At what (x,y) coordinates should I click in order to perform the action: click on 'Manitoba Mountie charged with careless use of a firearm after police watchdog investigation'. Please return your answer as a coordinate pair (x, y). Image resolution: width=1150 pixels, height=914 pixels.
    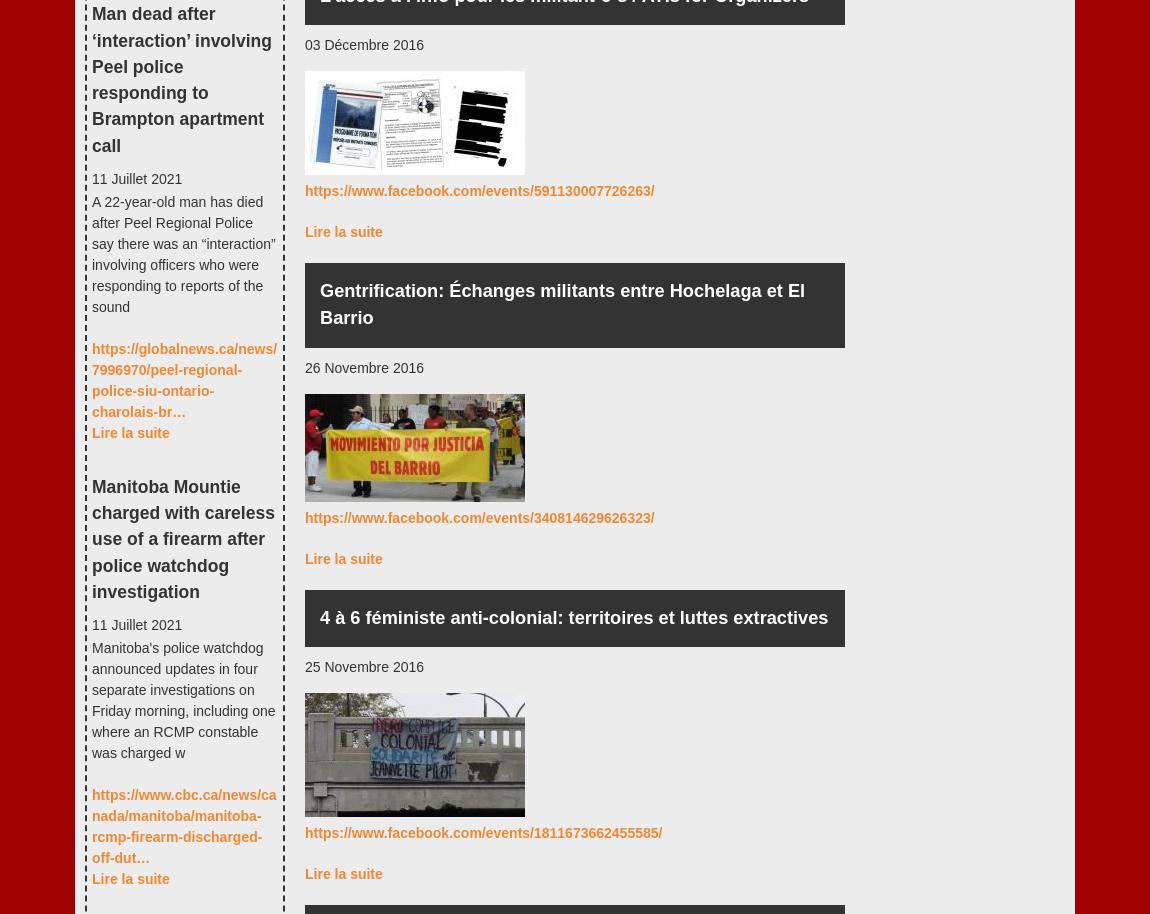
    Looking at the image, I should click on (181, 537).